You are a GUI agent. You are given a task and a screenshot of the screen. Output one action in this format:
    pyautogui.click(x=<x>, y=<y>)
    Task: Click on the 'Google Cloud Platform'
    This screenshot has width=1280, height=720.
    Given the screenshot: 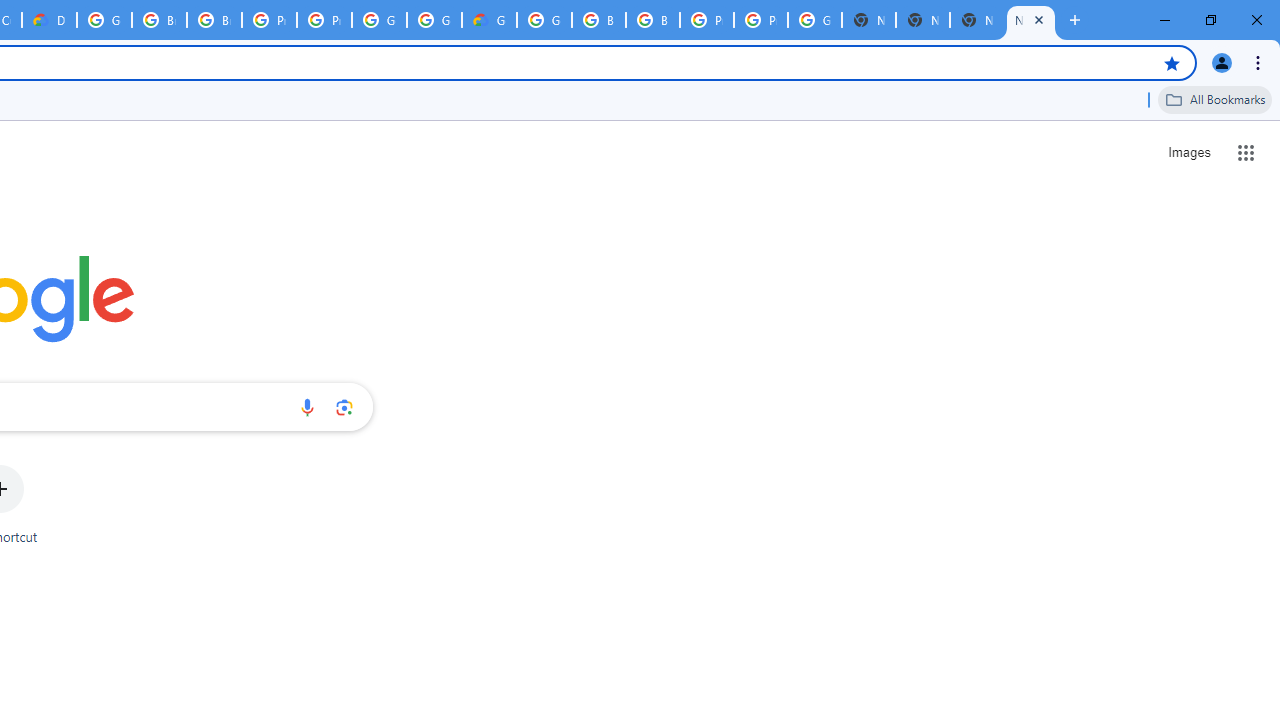 What is the action you would take?
    pyautogui.click(x=815, y=20)
    